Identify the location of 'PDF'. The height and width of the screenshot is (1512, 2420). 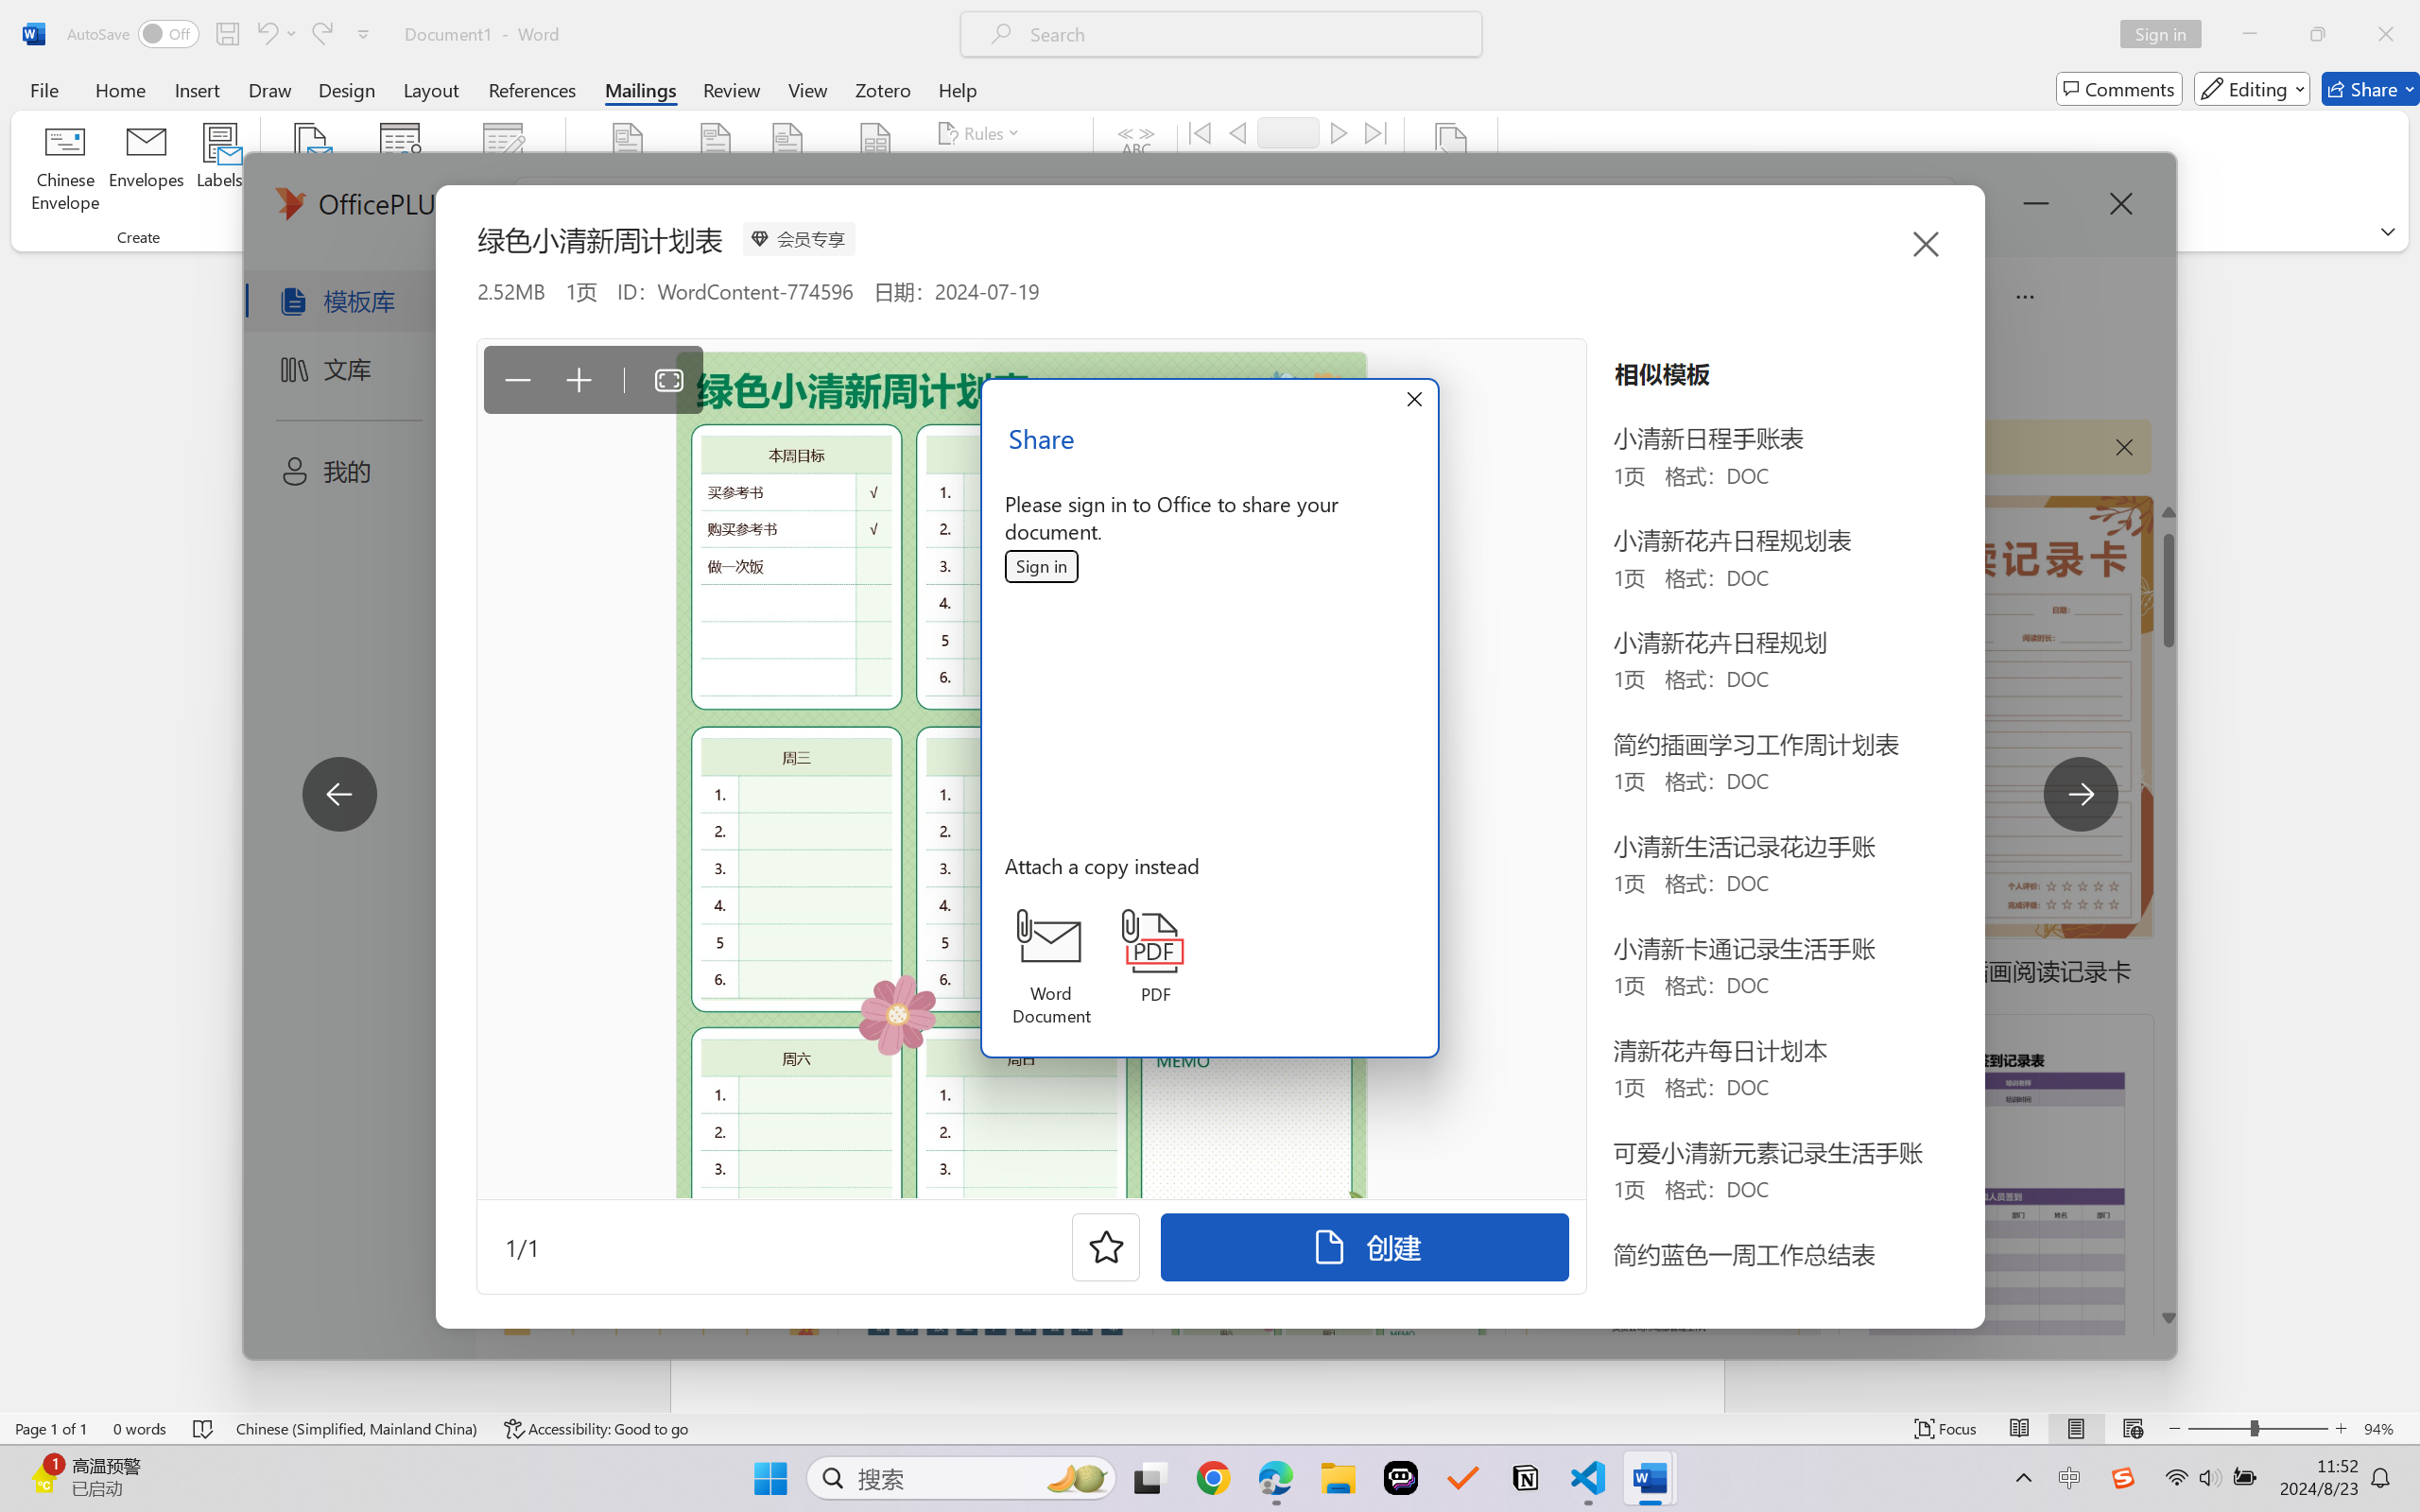
(1155, 956).